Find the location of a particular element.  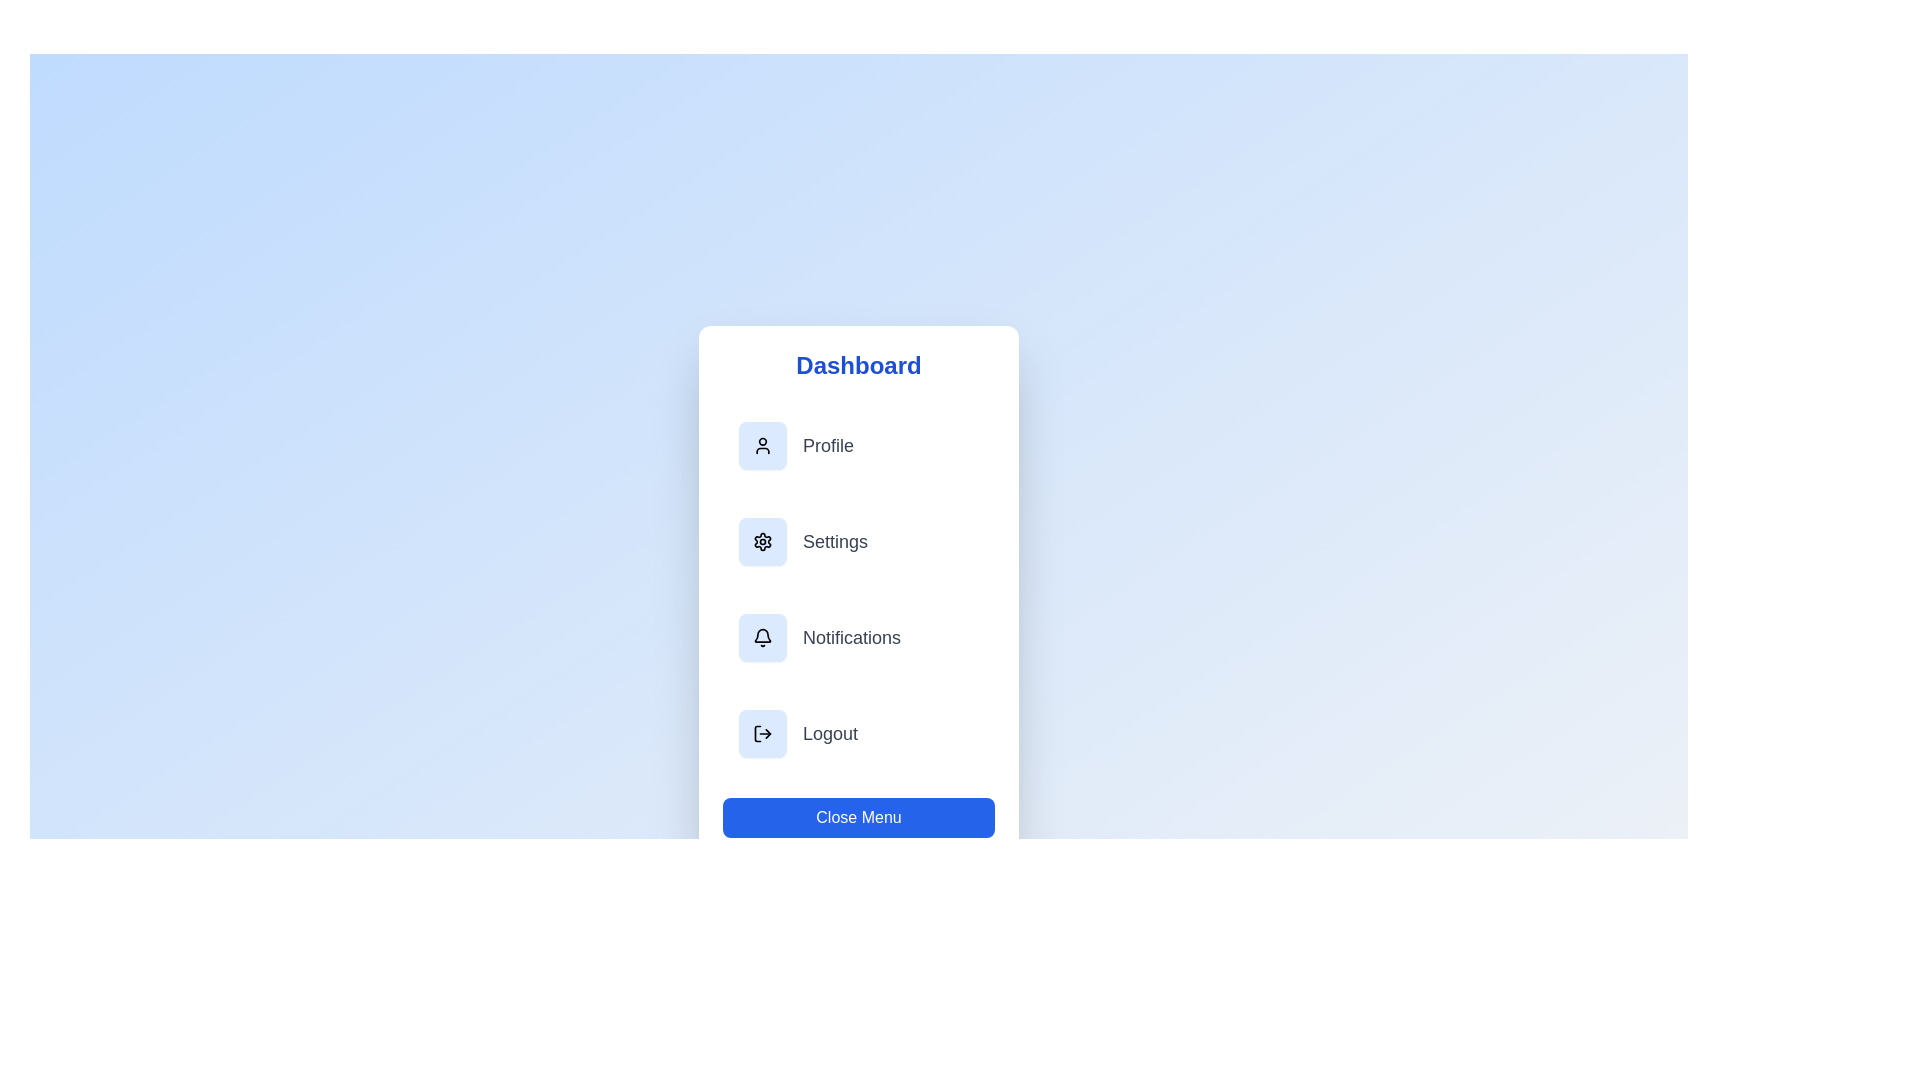

the menu item Settings to observe visual feedback is located at coordinates (859, 542).